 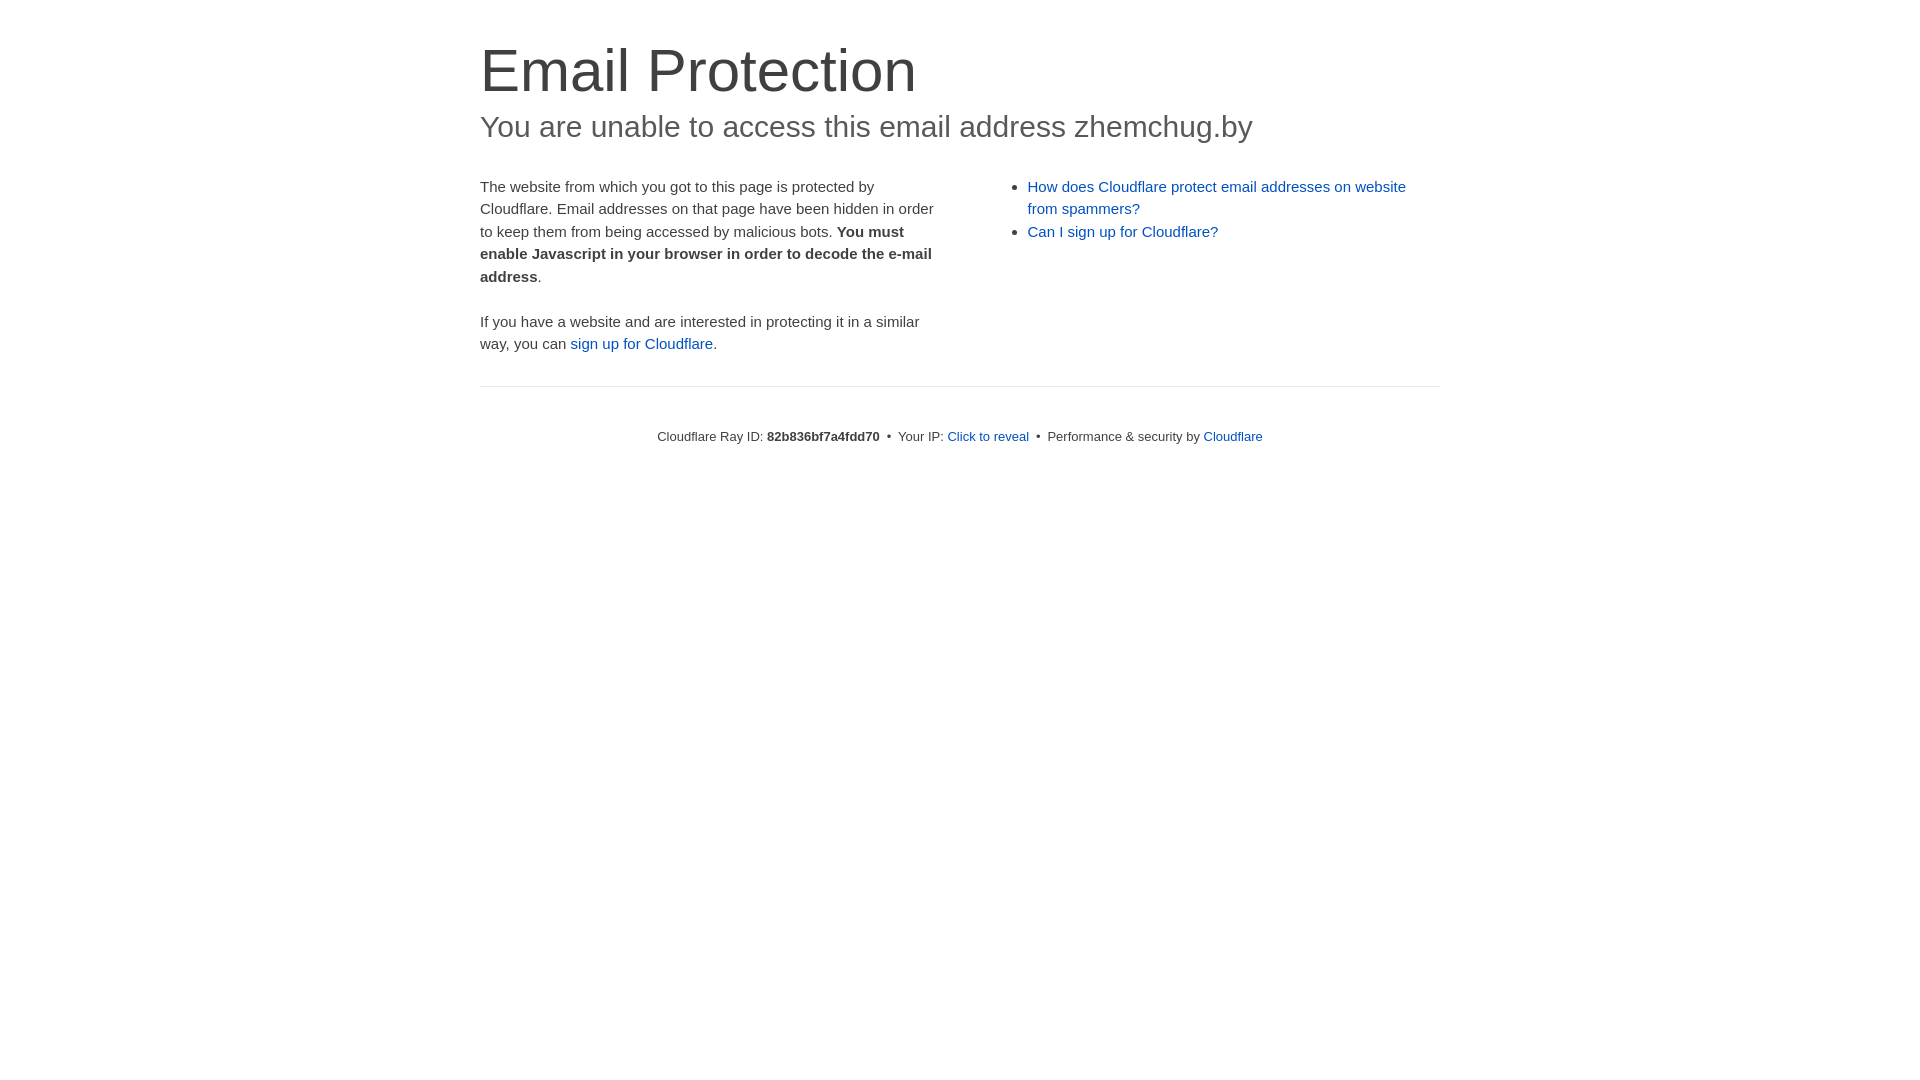 What do you see at coordinates (1123, 230) in the screenshot?
I see `'Can I sign up for Cloudflare?'` at bounding box center [1123, 230].